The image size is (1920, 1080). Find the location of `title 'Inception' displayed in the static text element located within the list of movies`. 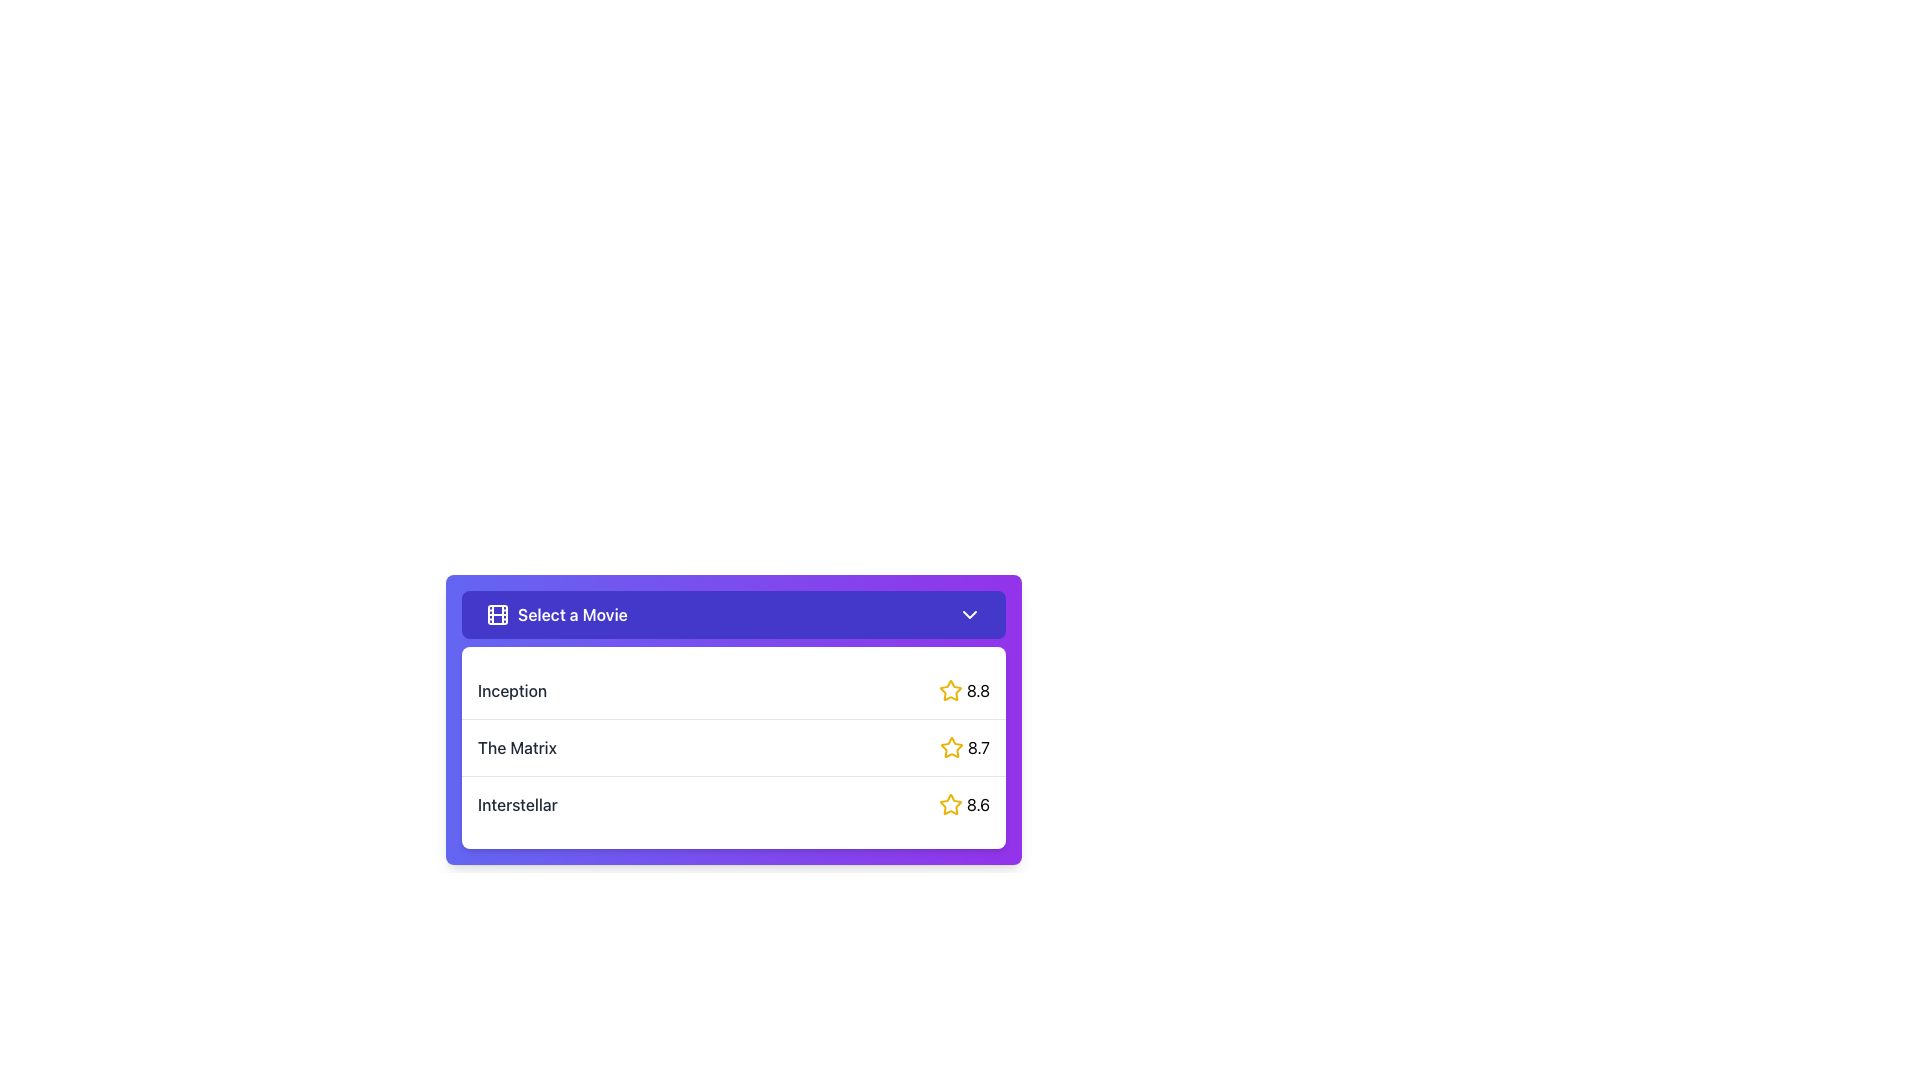

title 'Inception' displayed in the static text element located within the list of movies is located at coordinates (512, 689).